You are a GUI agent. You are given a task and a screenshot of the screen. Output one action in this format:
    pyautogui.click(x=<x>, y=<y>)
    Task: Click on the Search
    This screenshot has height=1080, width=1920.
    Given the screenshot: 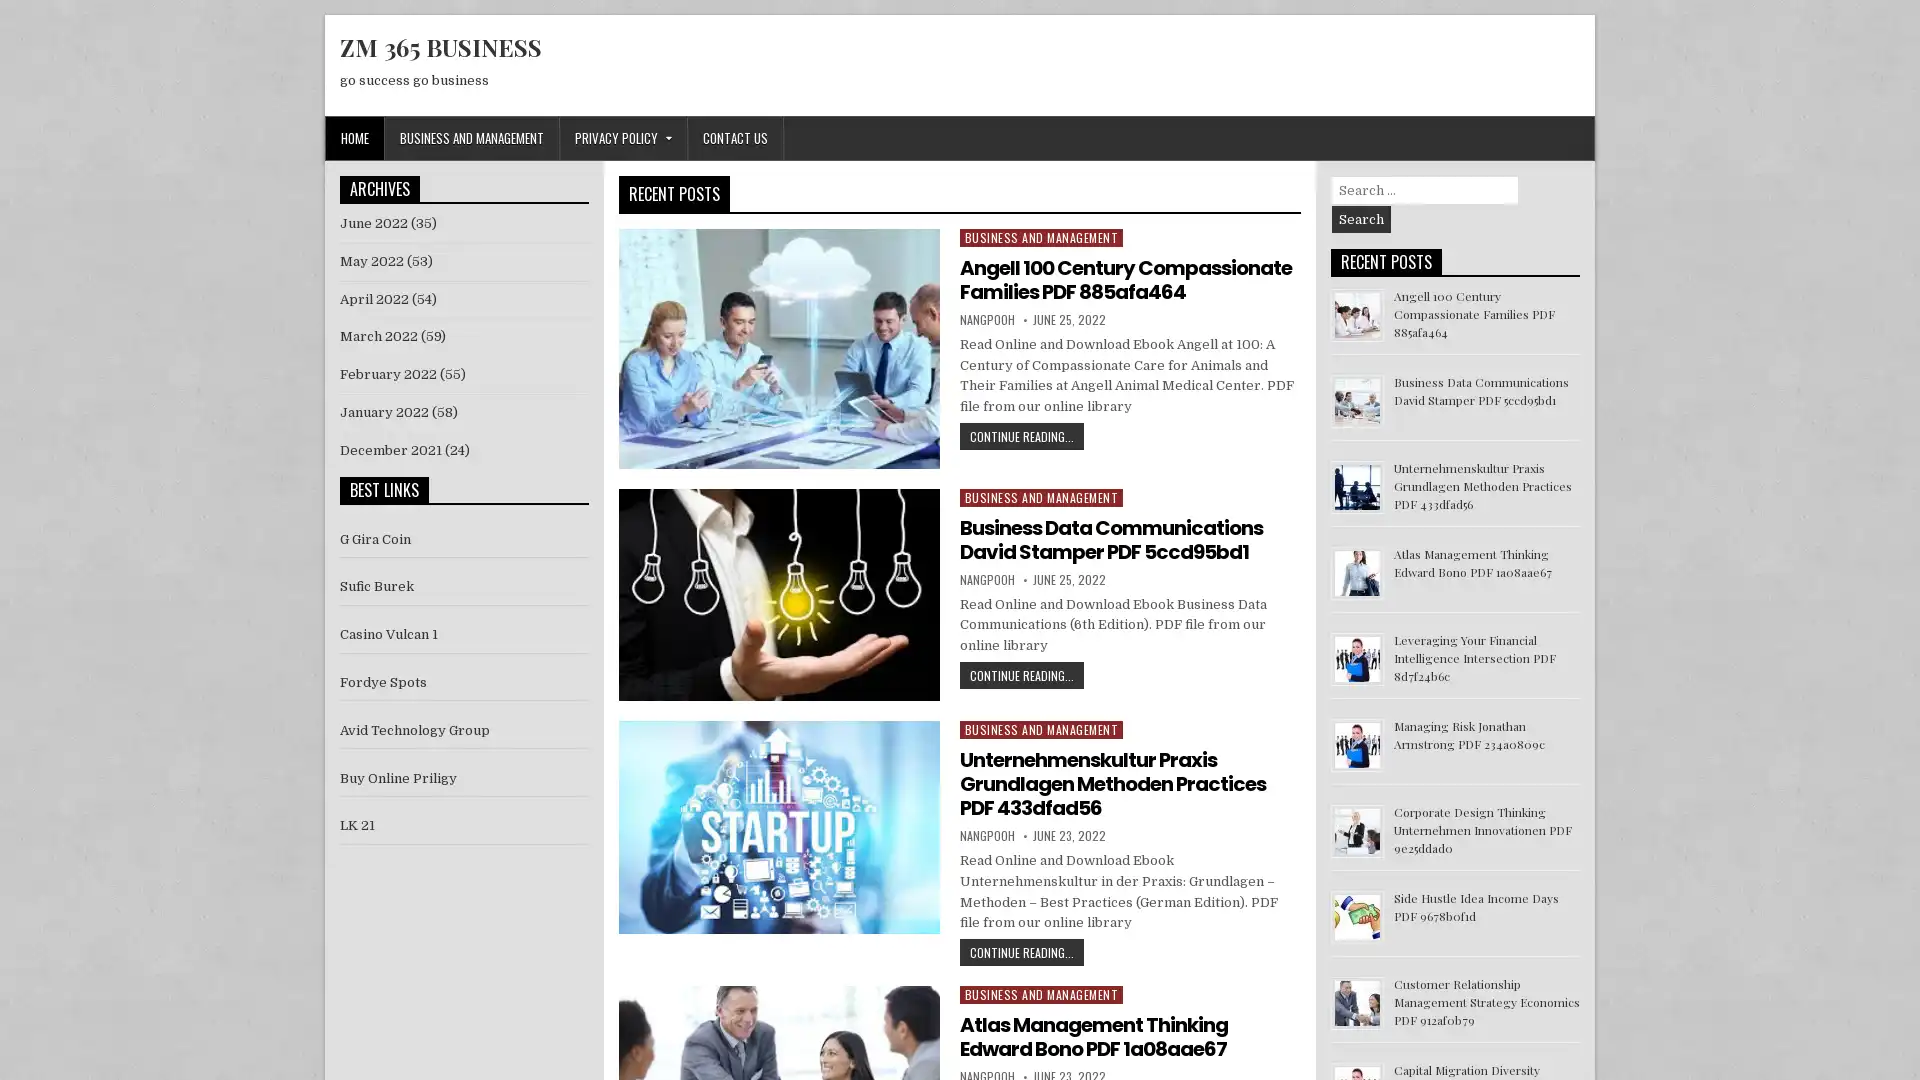 What is the action you would take?
    pyautogui.click(x=1360, y=219)
    